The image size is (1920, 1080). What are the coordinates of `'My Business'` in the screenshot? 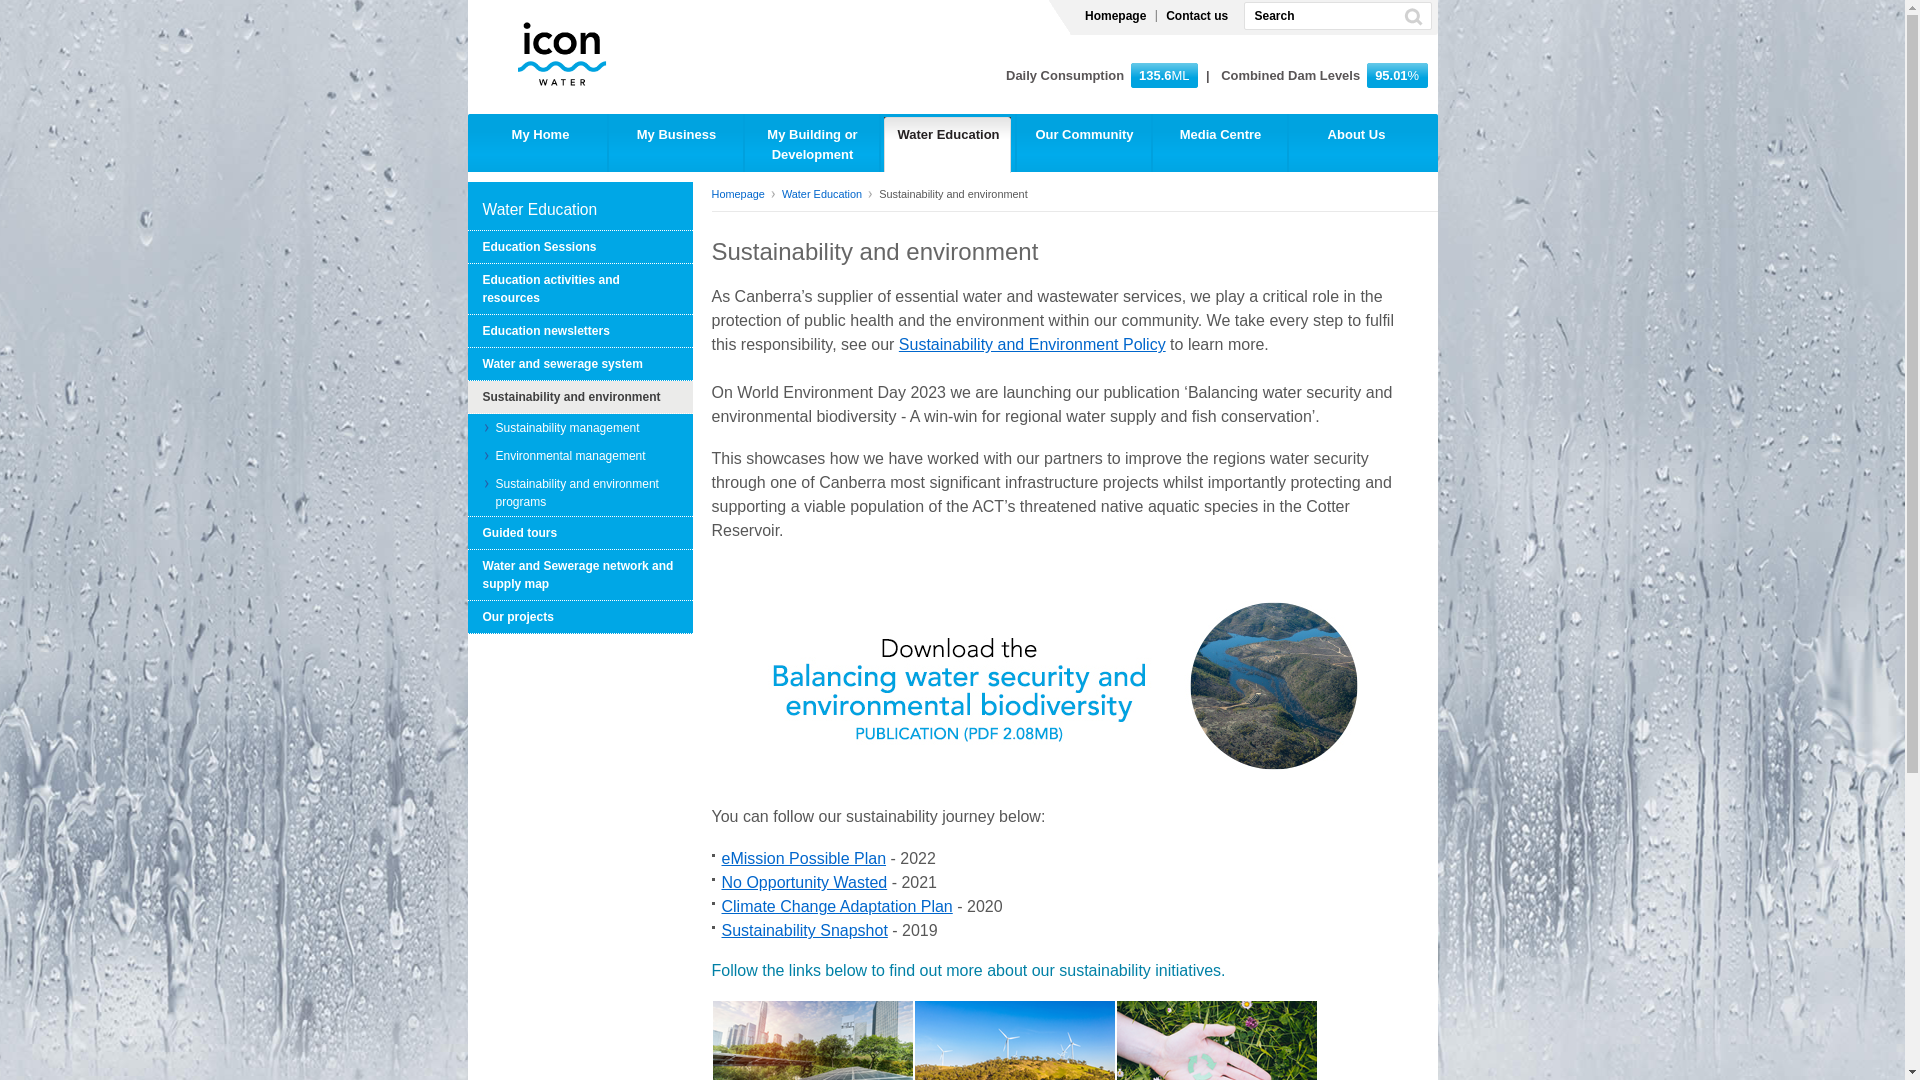 It's located at (675, 143).